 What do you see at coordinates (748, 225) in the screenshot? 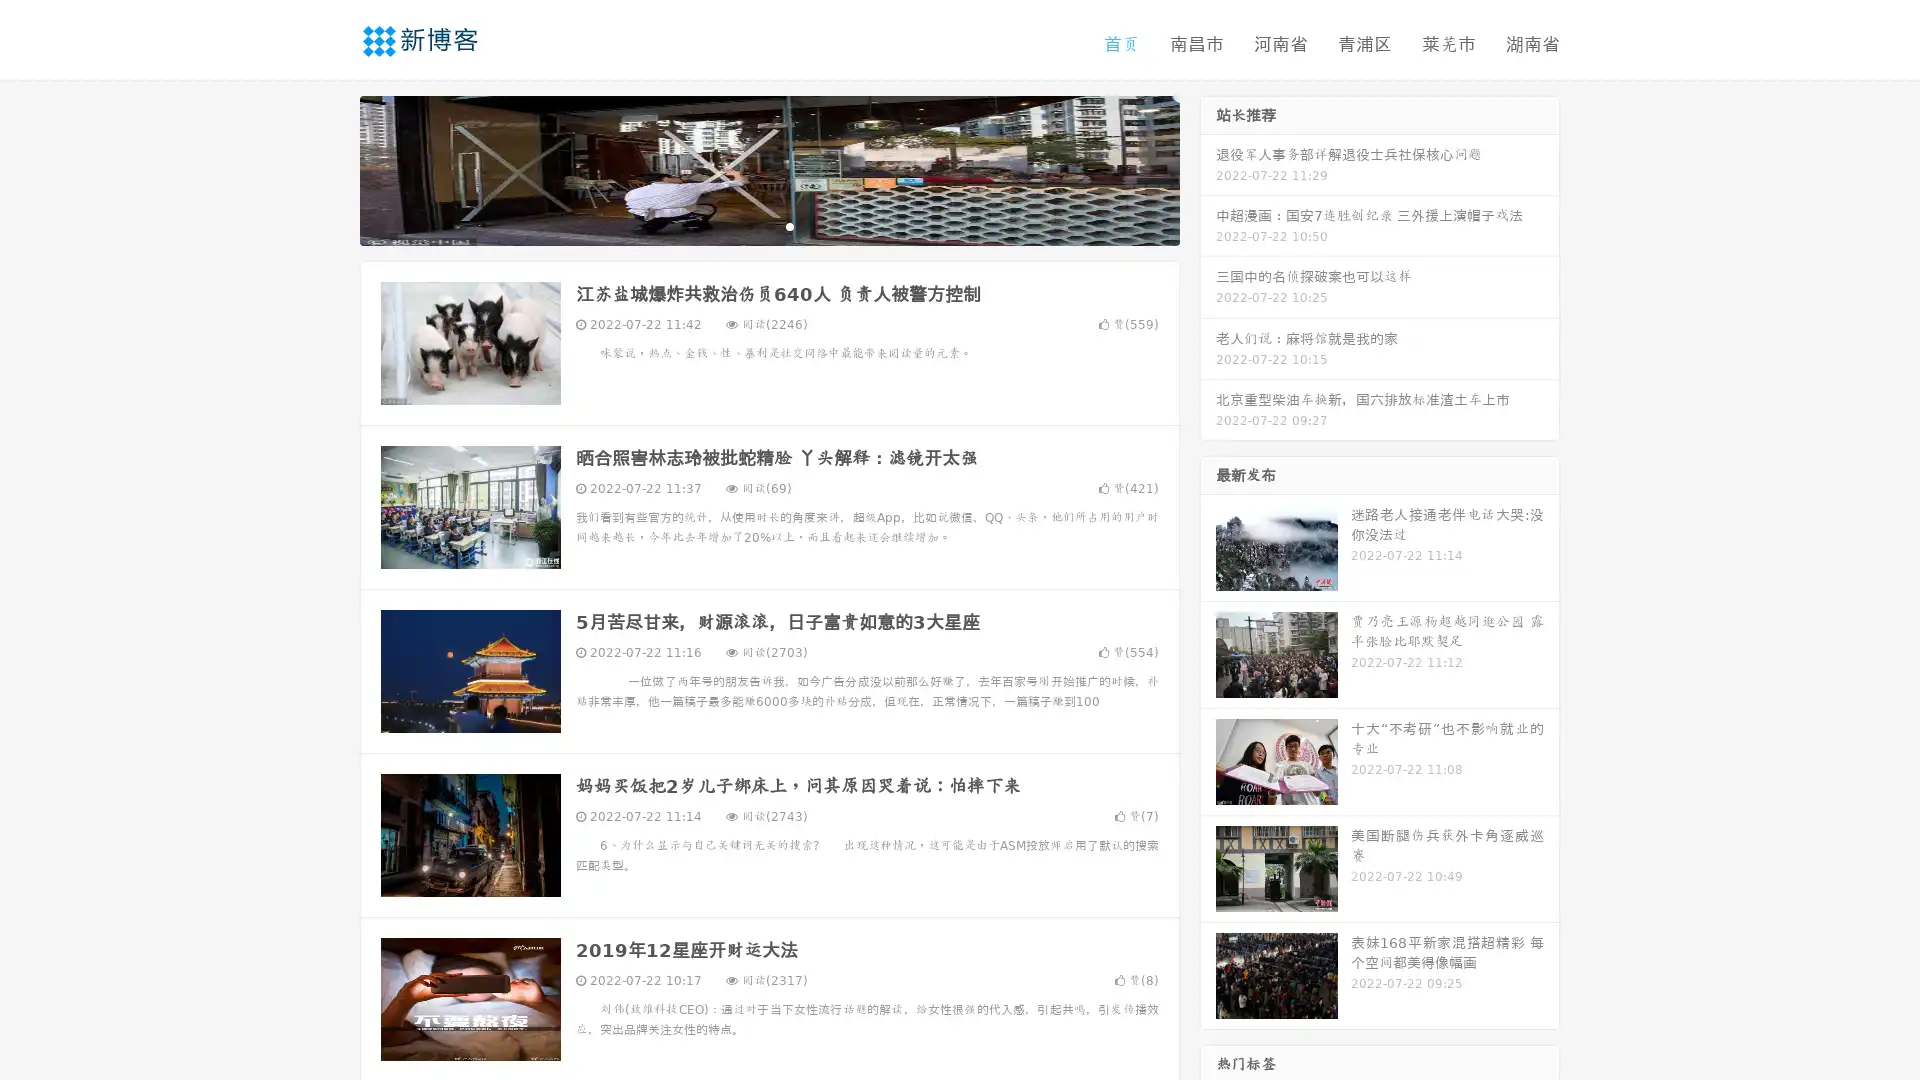
I see `Go to slide 1` at bounding box center [748, 225].